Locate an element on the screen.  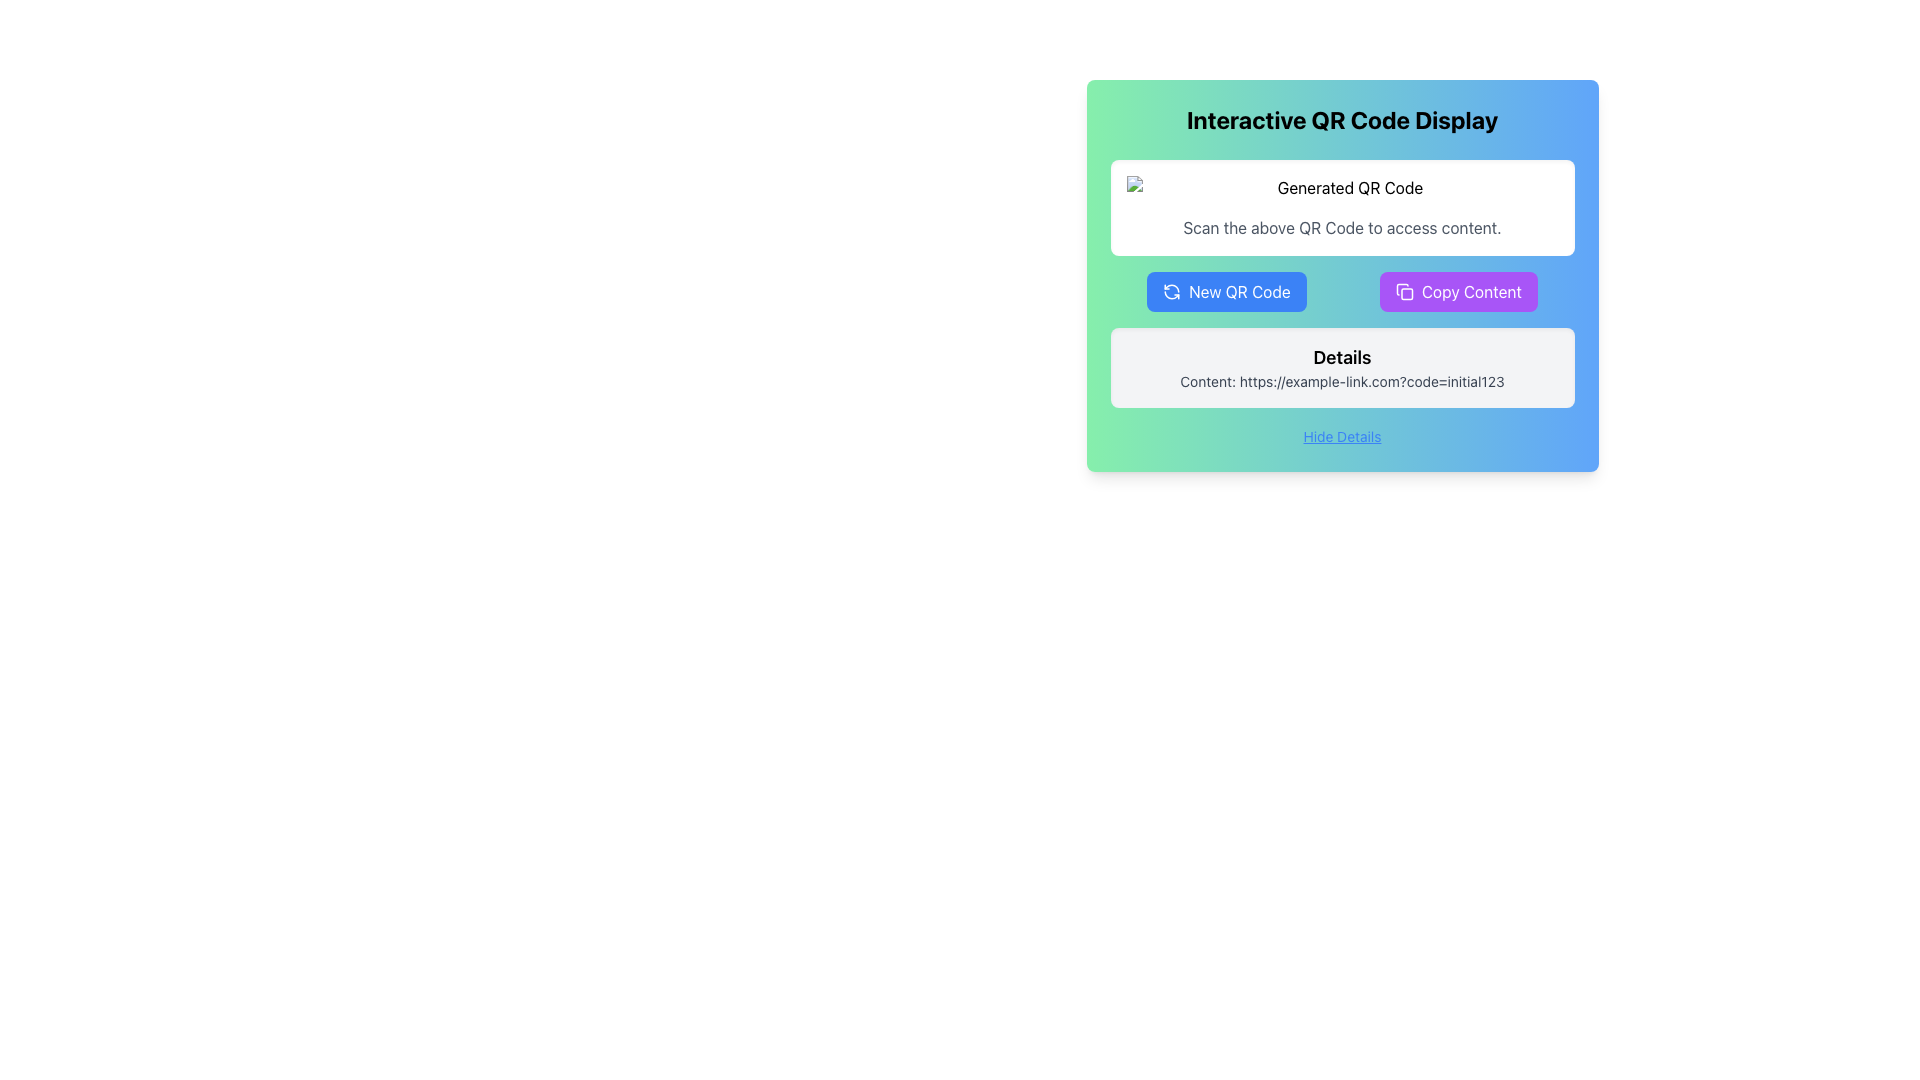
the 'Hide Details' hyperlink located at the bottom-right corner of the card component to hide the details is located at coordinates (1342, 434).